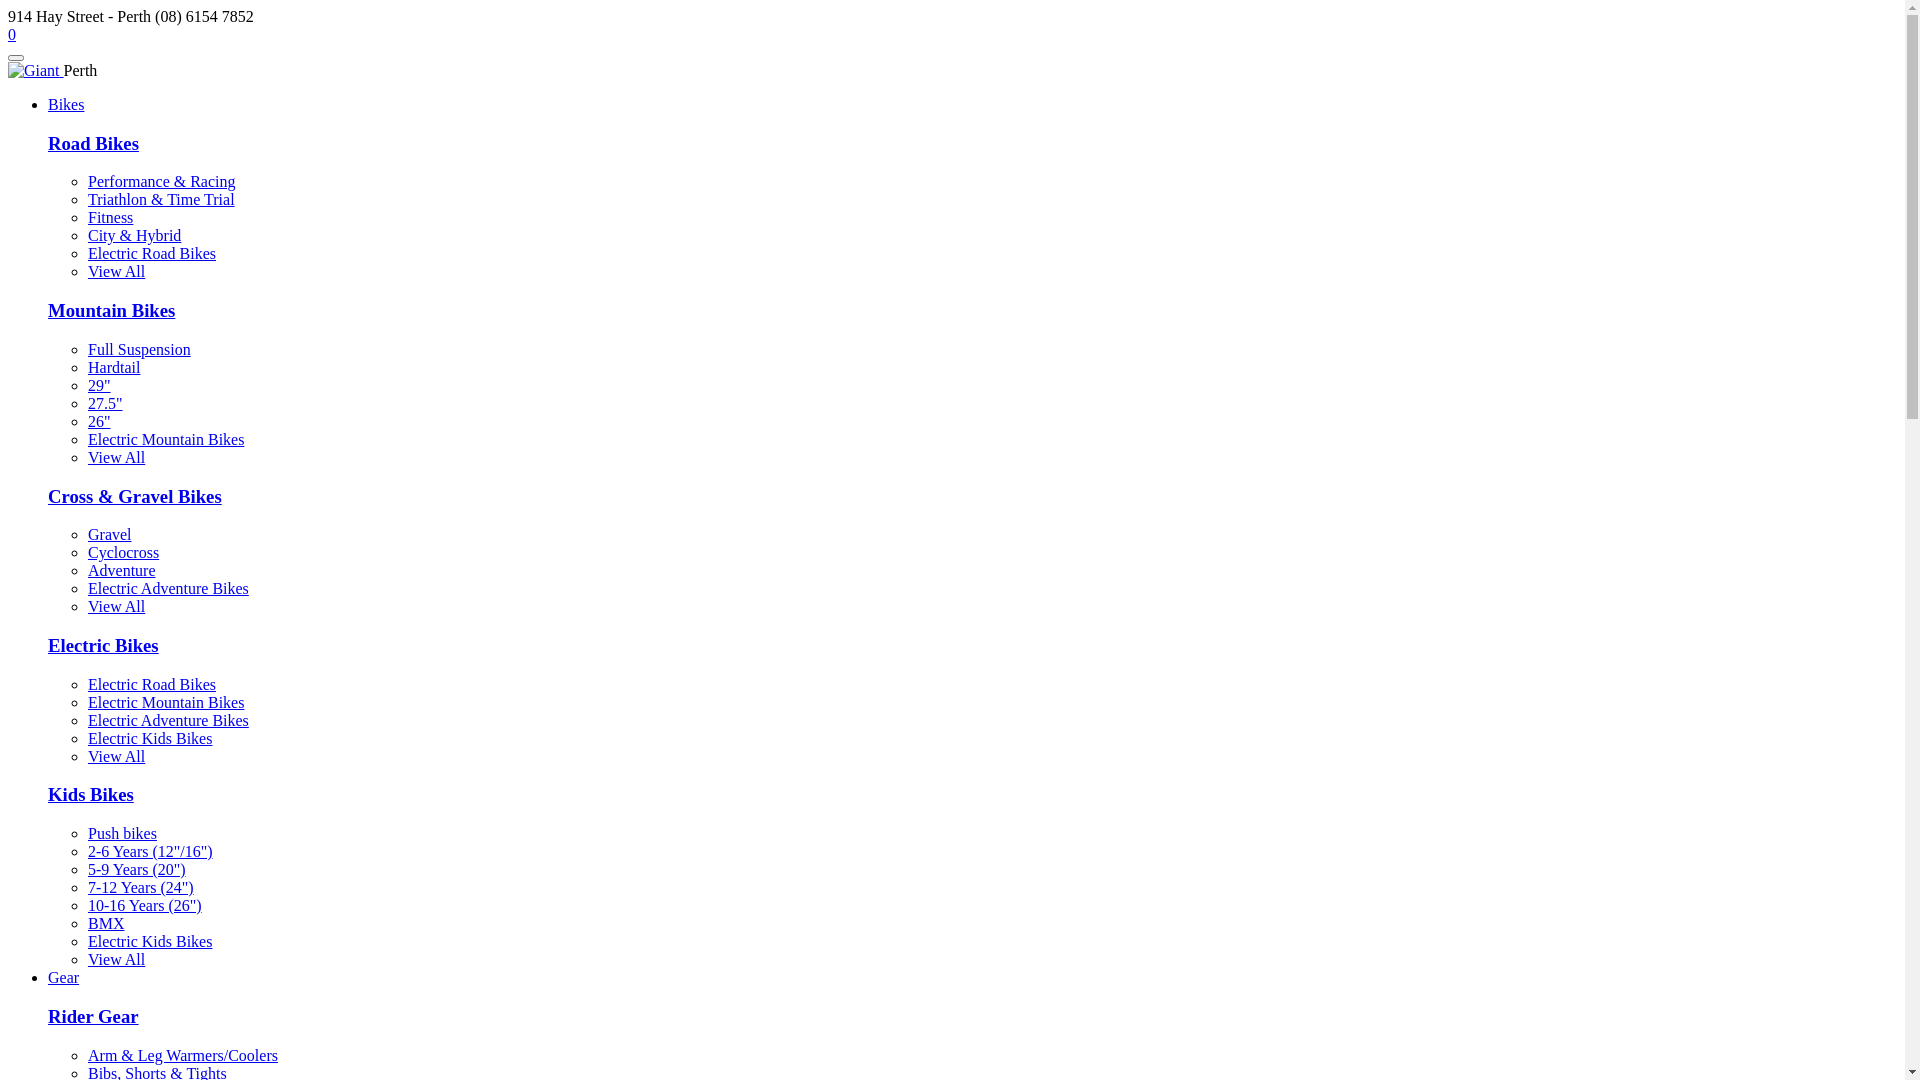 The height and width of the screenshot is (1080, 1920). Describe the element at coordinates (86, 217) in the screenshot. I see `'Fitness'` at that location.